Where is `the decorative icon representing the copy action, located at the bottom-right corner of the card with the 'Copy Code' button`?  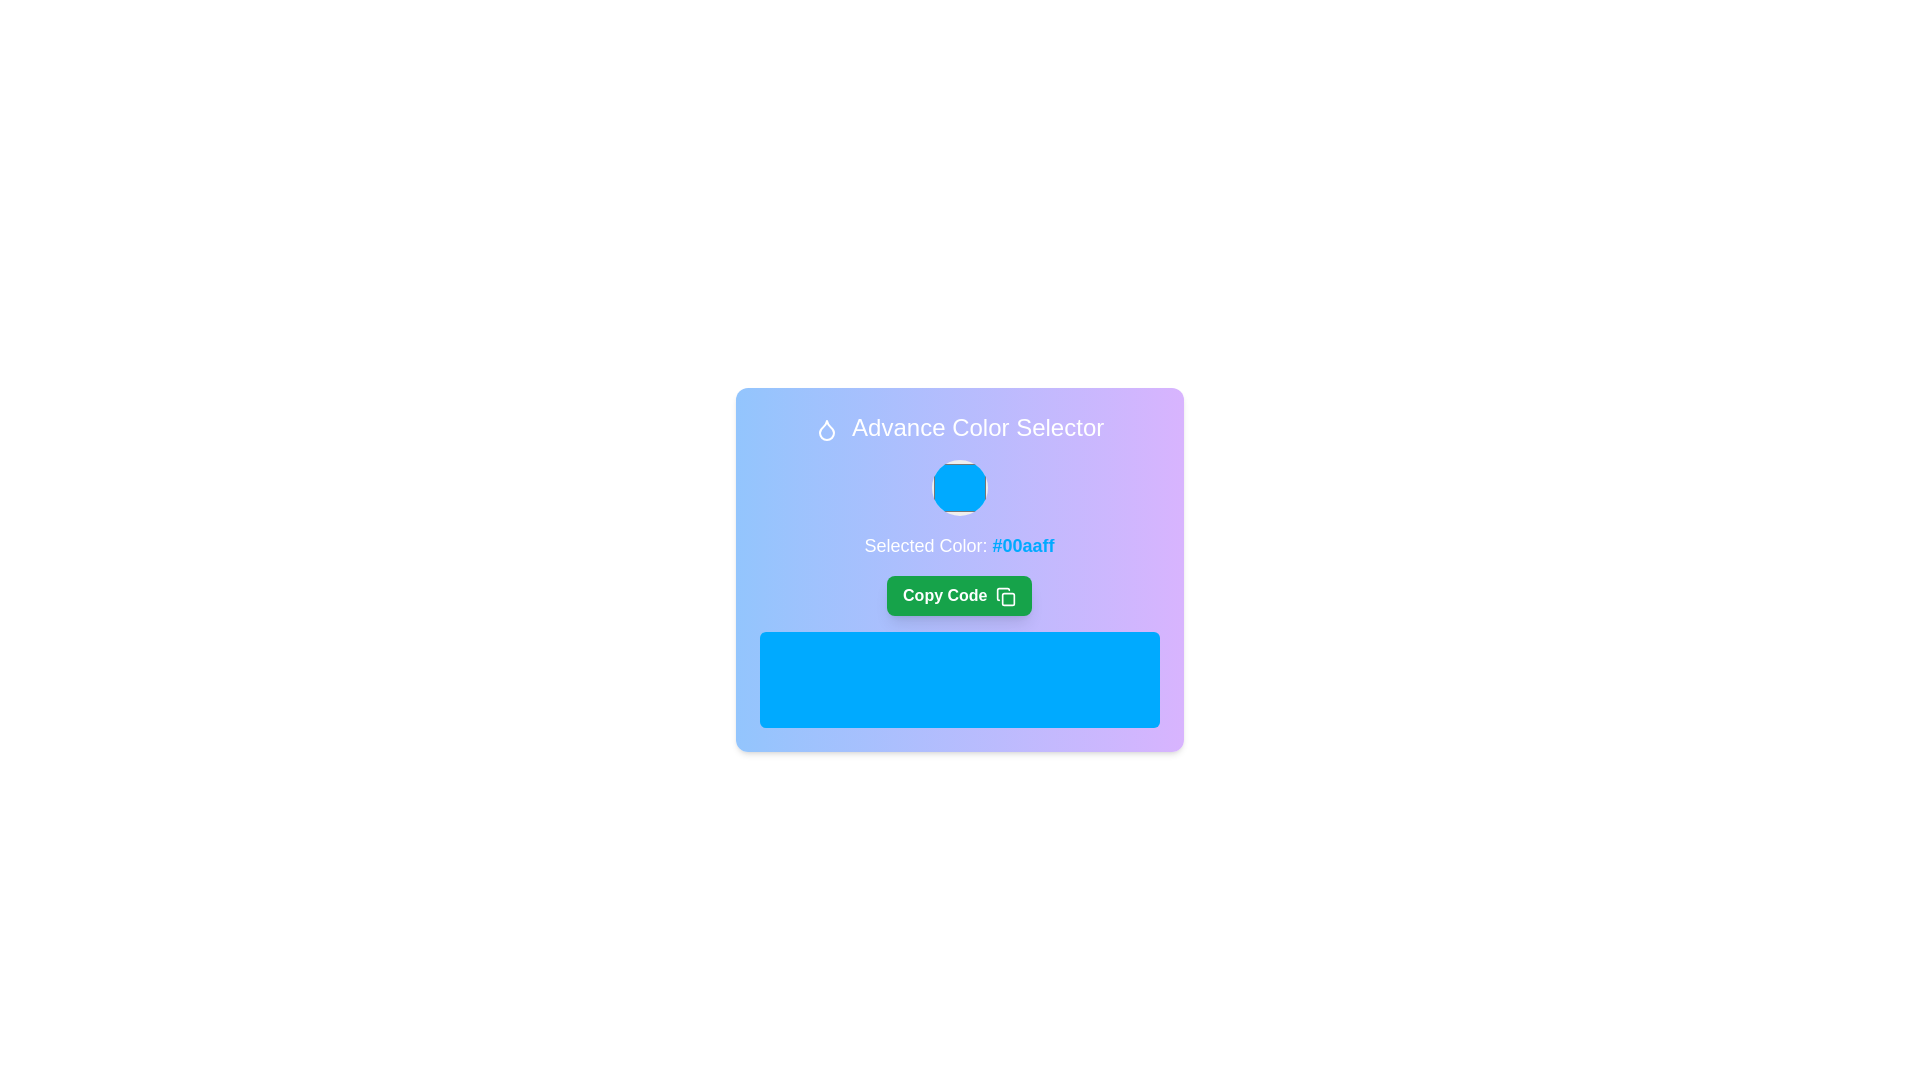 the decorative icon representing the copy action, located at the bottom-right corner of the card with the 'Copy Code' button is located at coordinates (1003, 593).